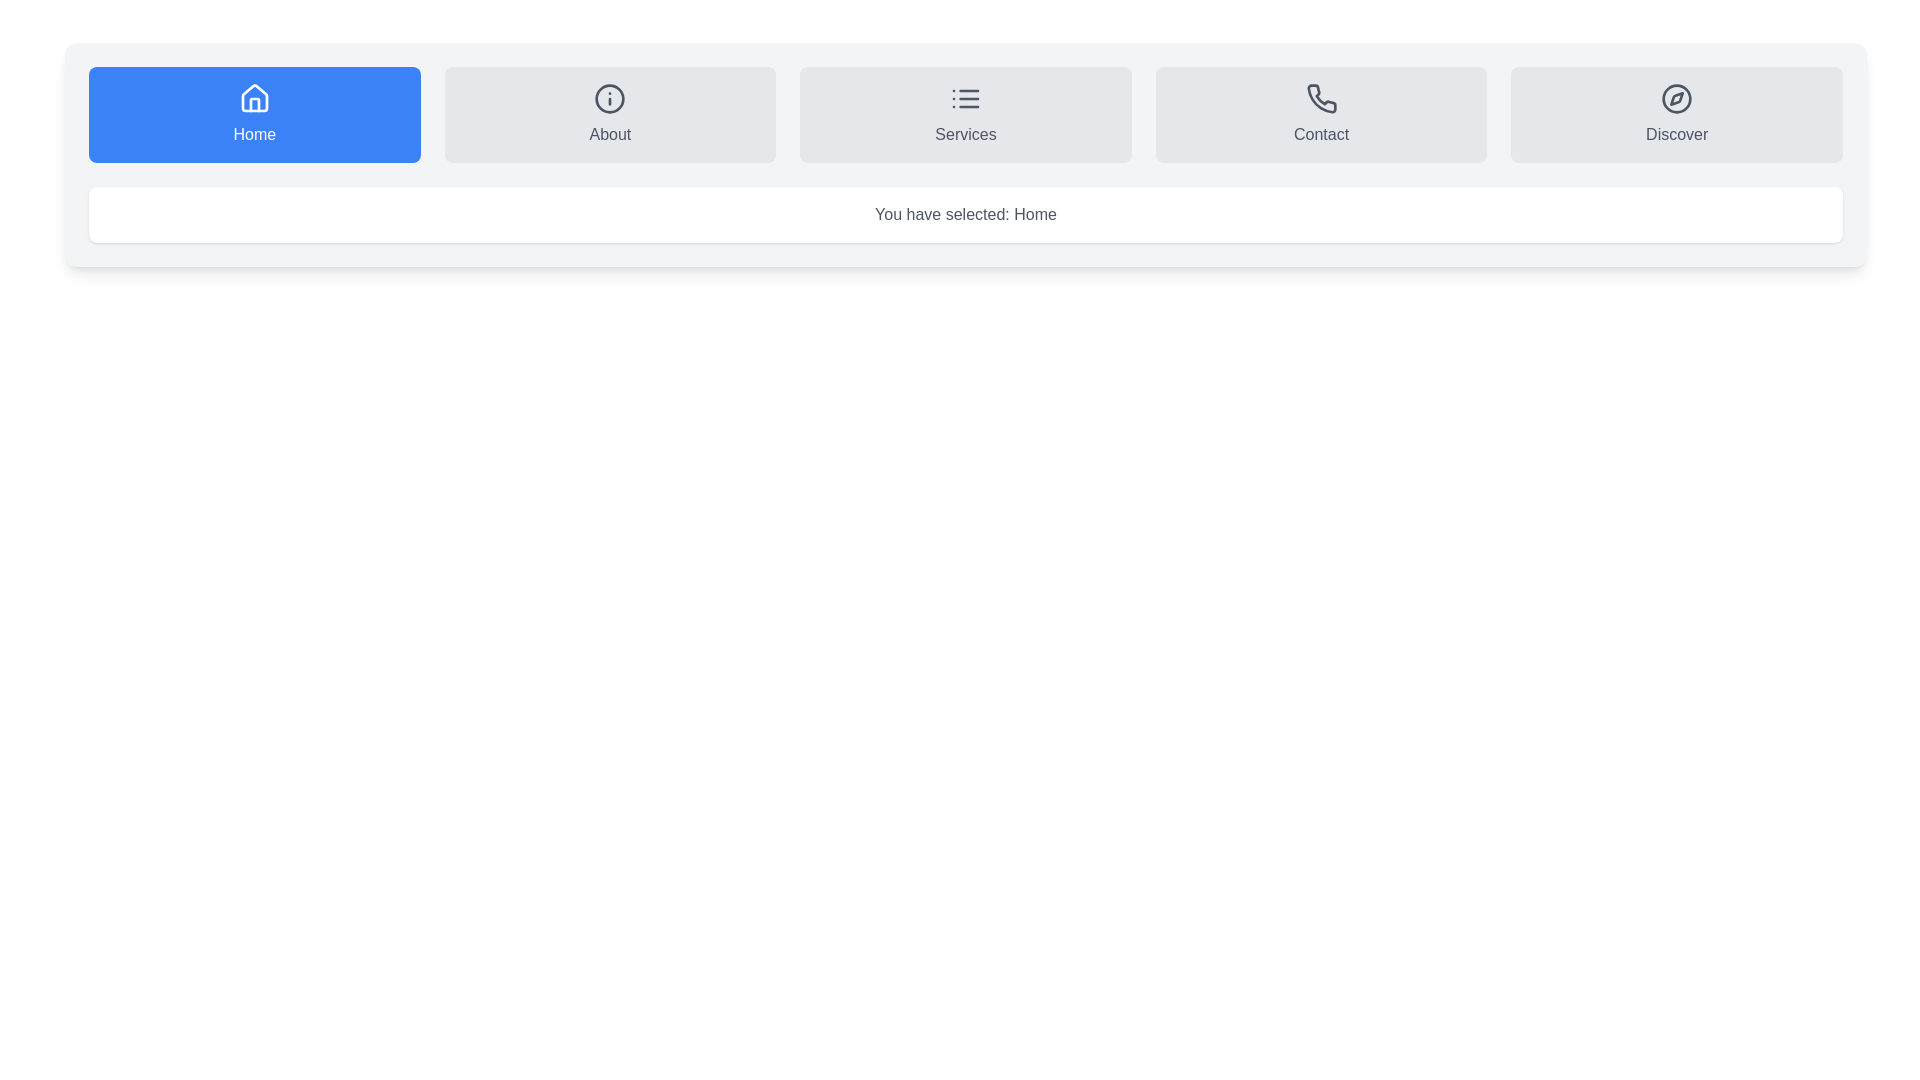 This screenshot has height=1080, width=1920. Describe the element at coordinates (965, 115) in the screenshot. I see `the third button in the horizontal navigation bar` at that location.